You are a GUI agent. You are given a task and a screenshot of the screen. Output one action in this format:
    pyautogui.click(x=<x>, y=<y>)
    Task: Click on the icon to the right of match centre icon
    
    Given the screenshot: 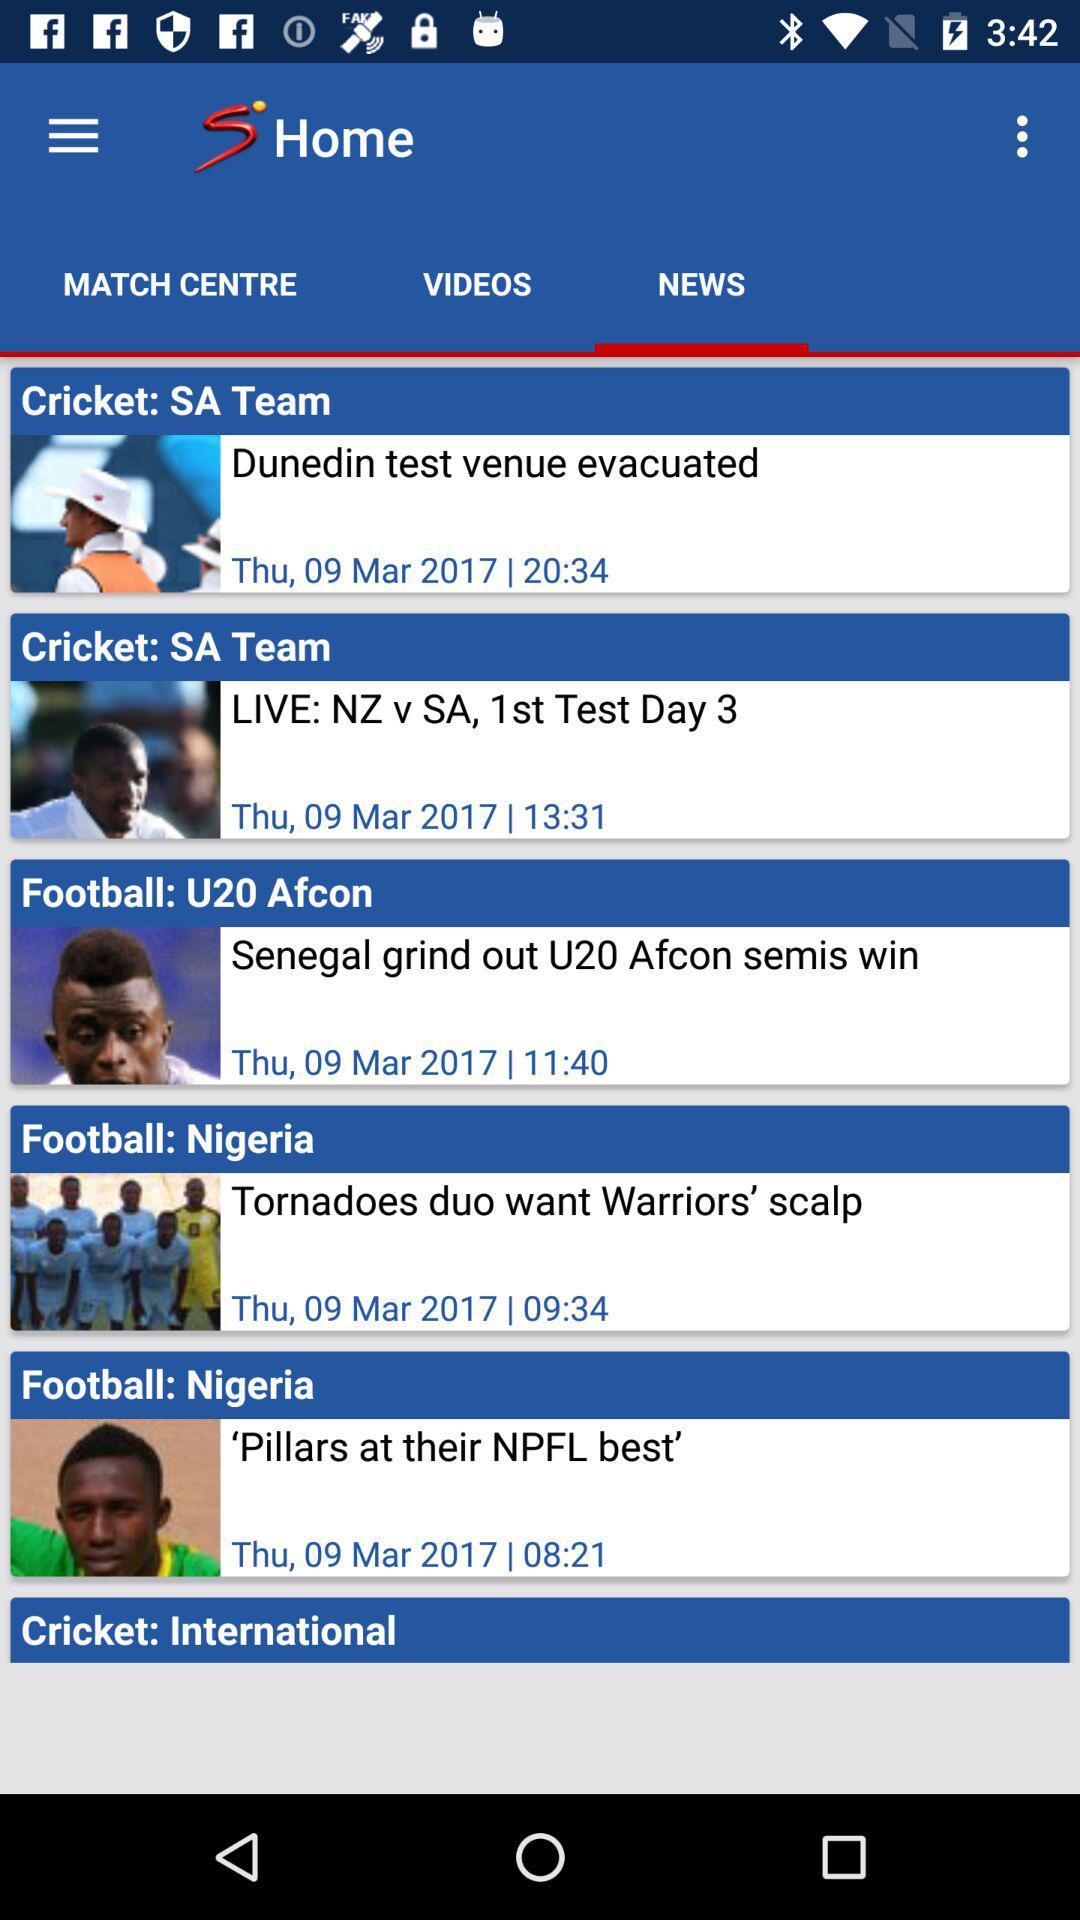 What is the action you would take?
    pyautogui.click(x=477, y=282)
    